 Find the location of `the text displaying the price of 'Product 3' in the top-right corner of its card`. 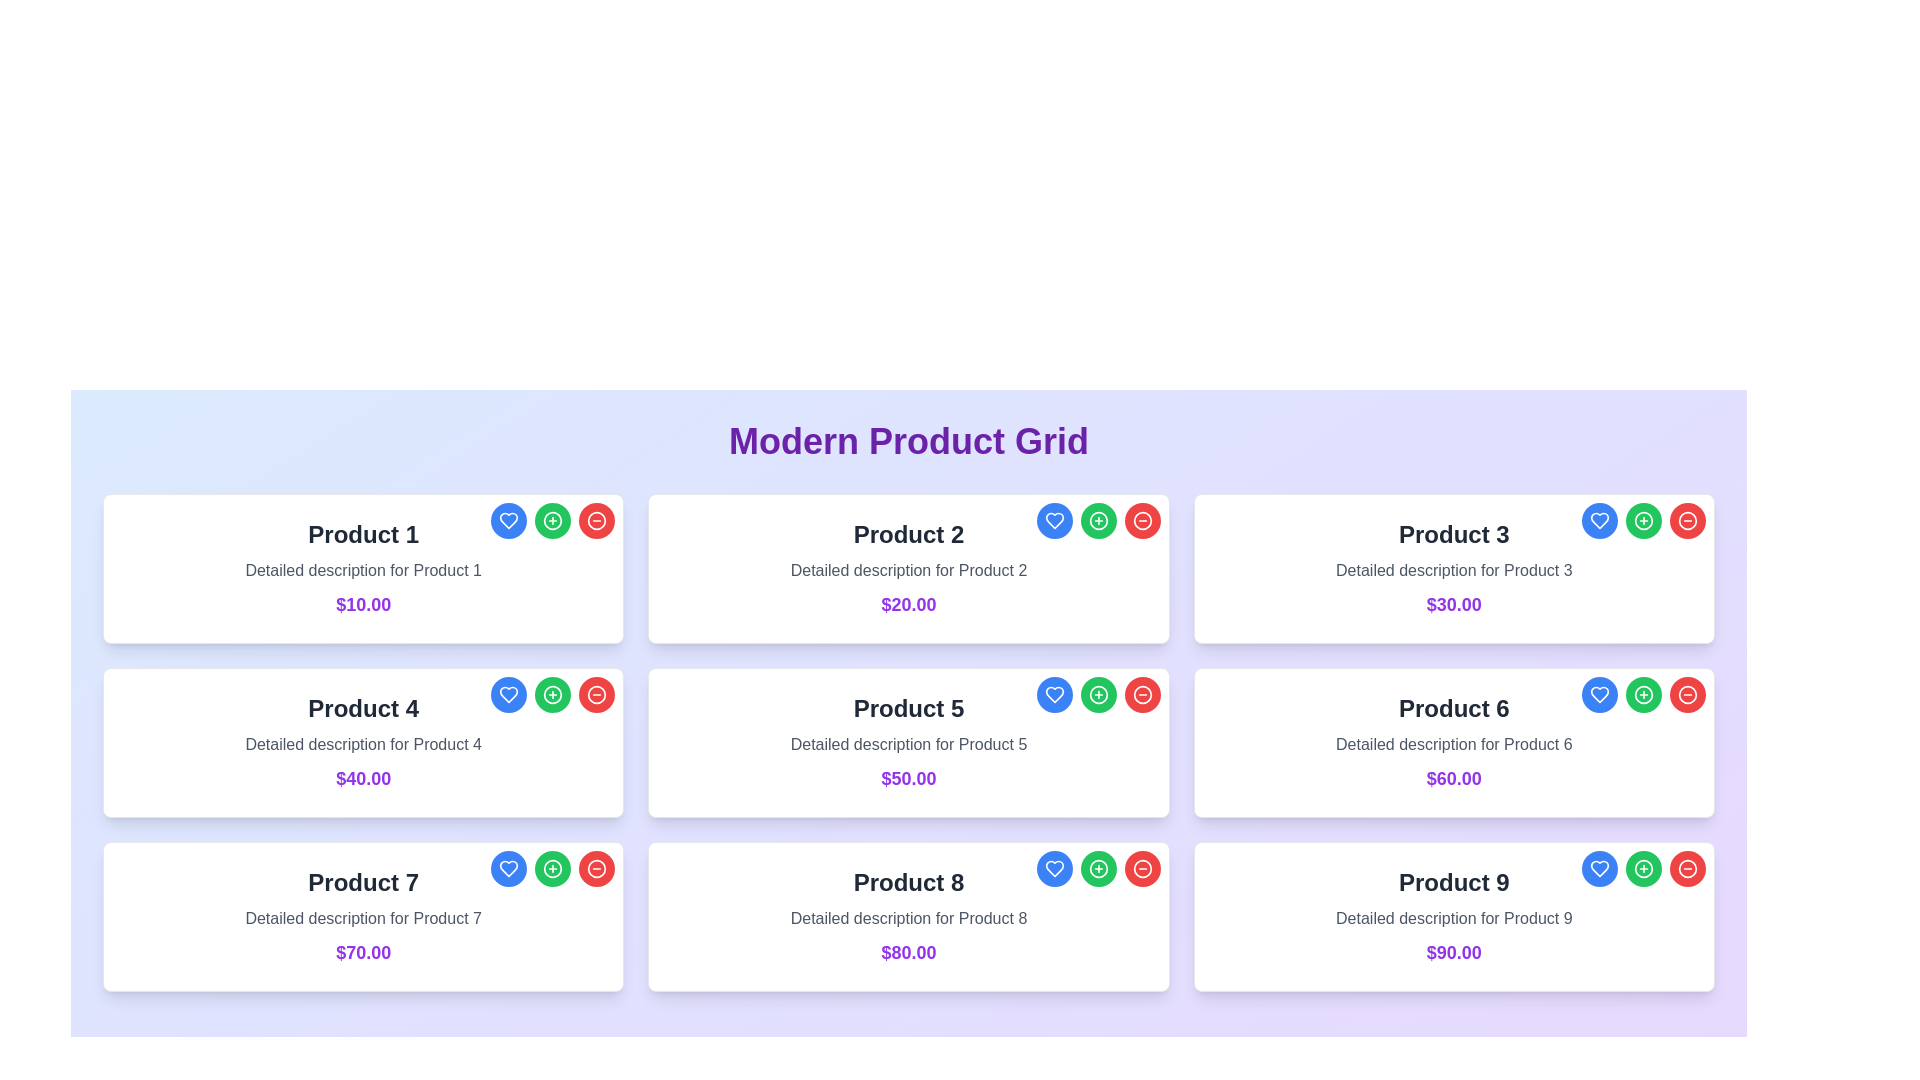

the text displaying the price of 'Product 3' in the top-right corner of its card is located at coordinates (1454, 604).